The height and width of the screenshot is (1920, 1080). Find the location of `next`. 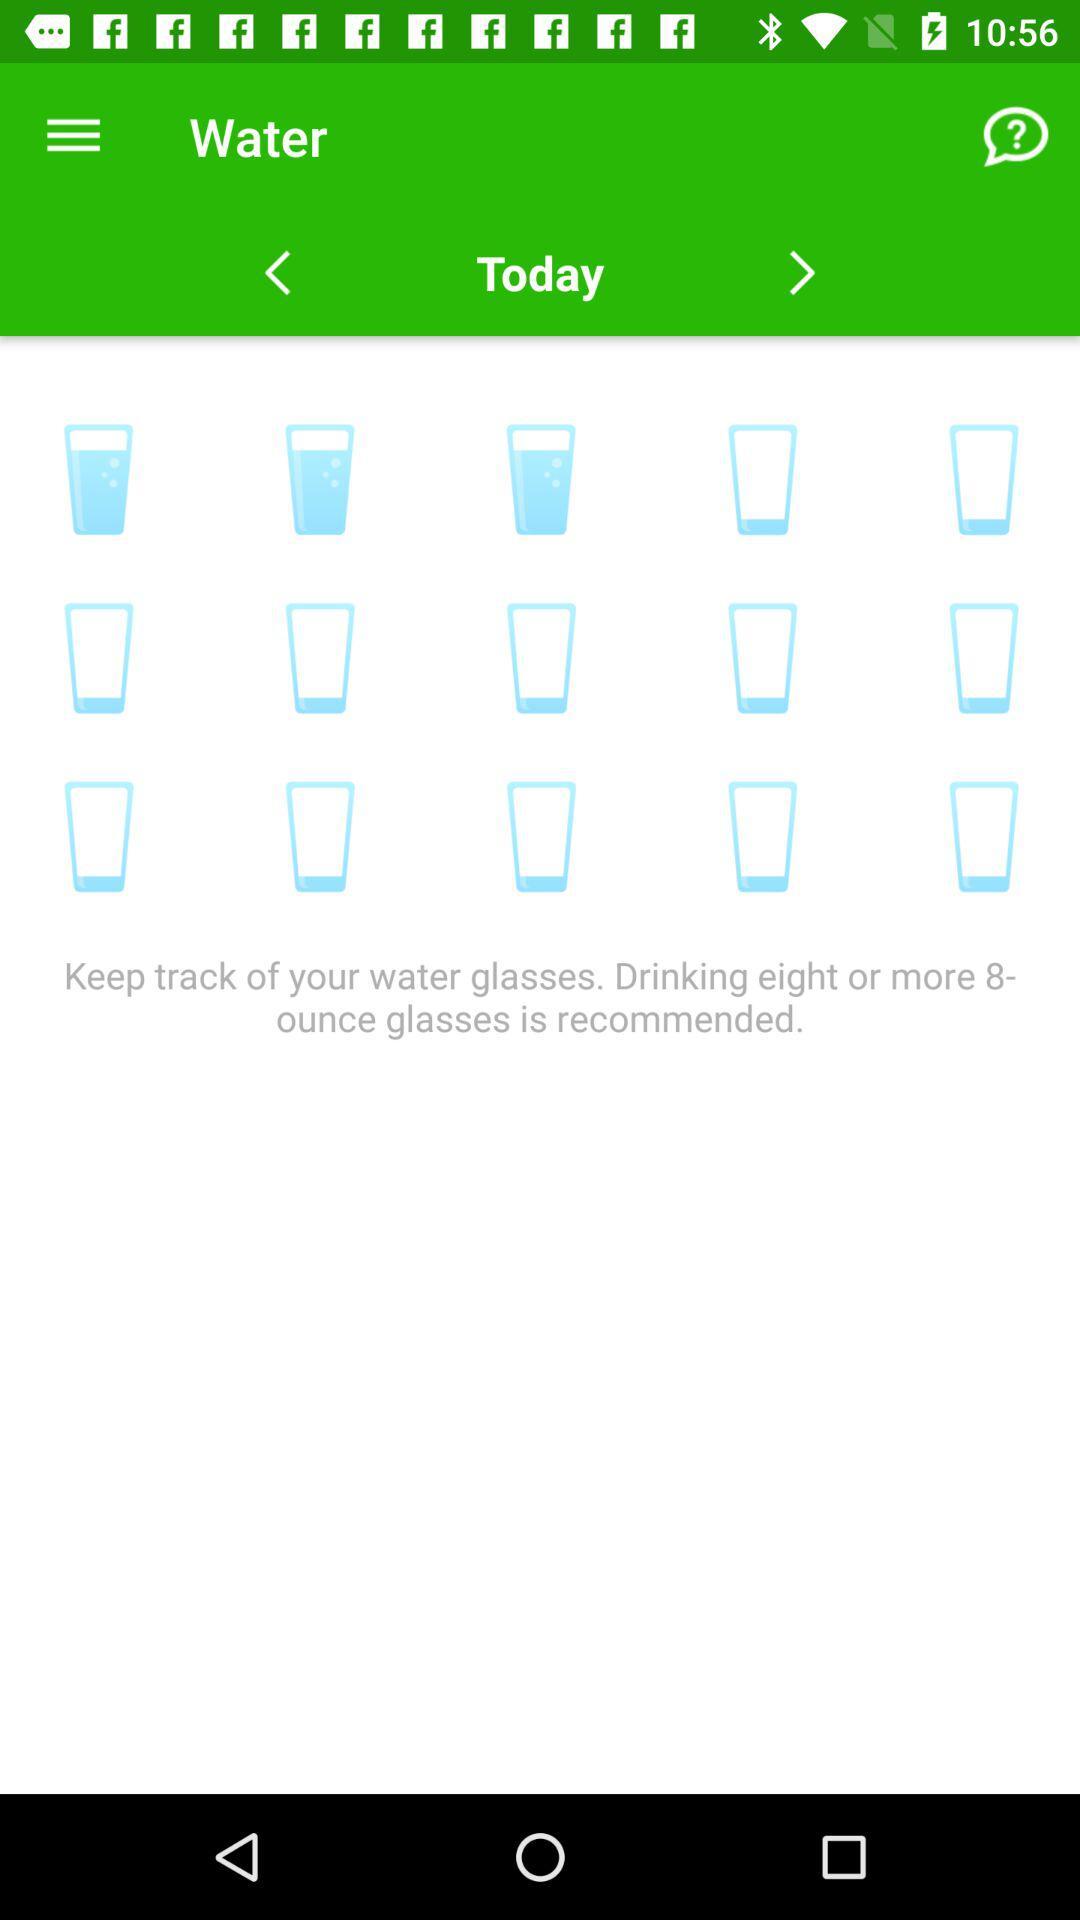

next is located at coordinates (801, 272).